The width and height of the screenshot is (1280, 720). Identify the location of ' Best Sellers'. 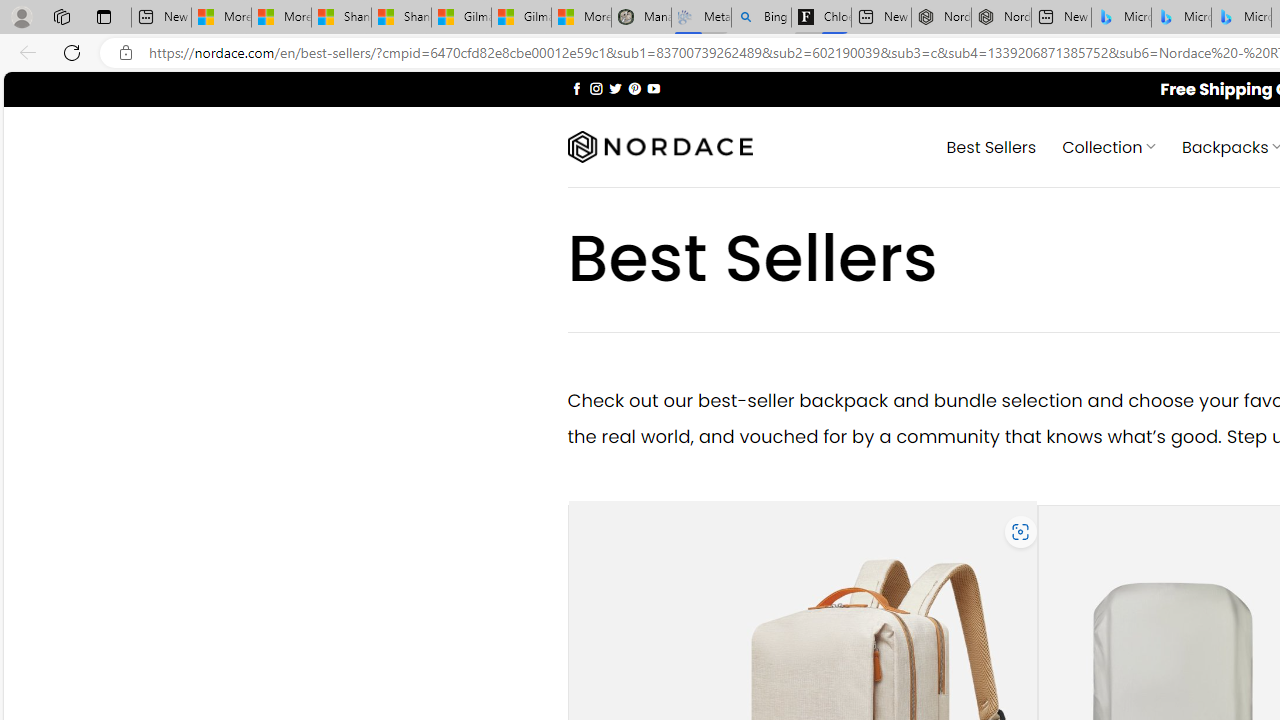
(991, 145).